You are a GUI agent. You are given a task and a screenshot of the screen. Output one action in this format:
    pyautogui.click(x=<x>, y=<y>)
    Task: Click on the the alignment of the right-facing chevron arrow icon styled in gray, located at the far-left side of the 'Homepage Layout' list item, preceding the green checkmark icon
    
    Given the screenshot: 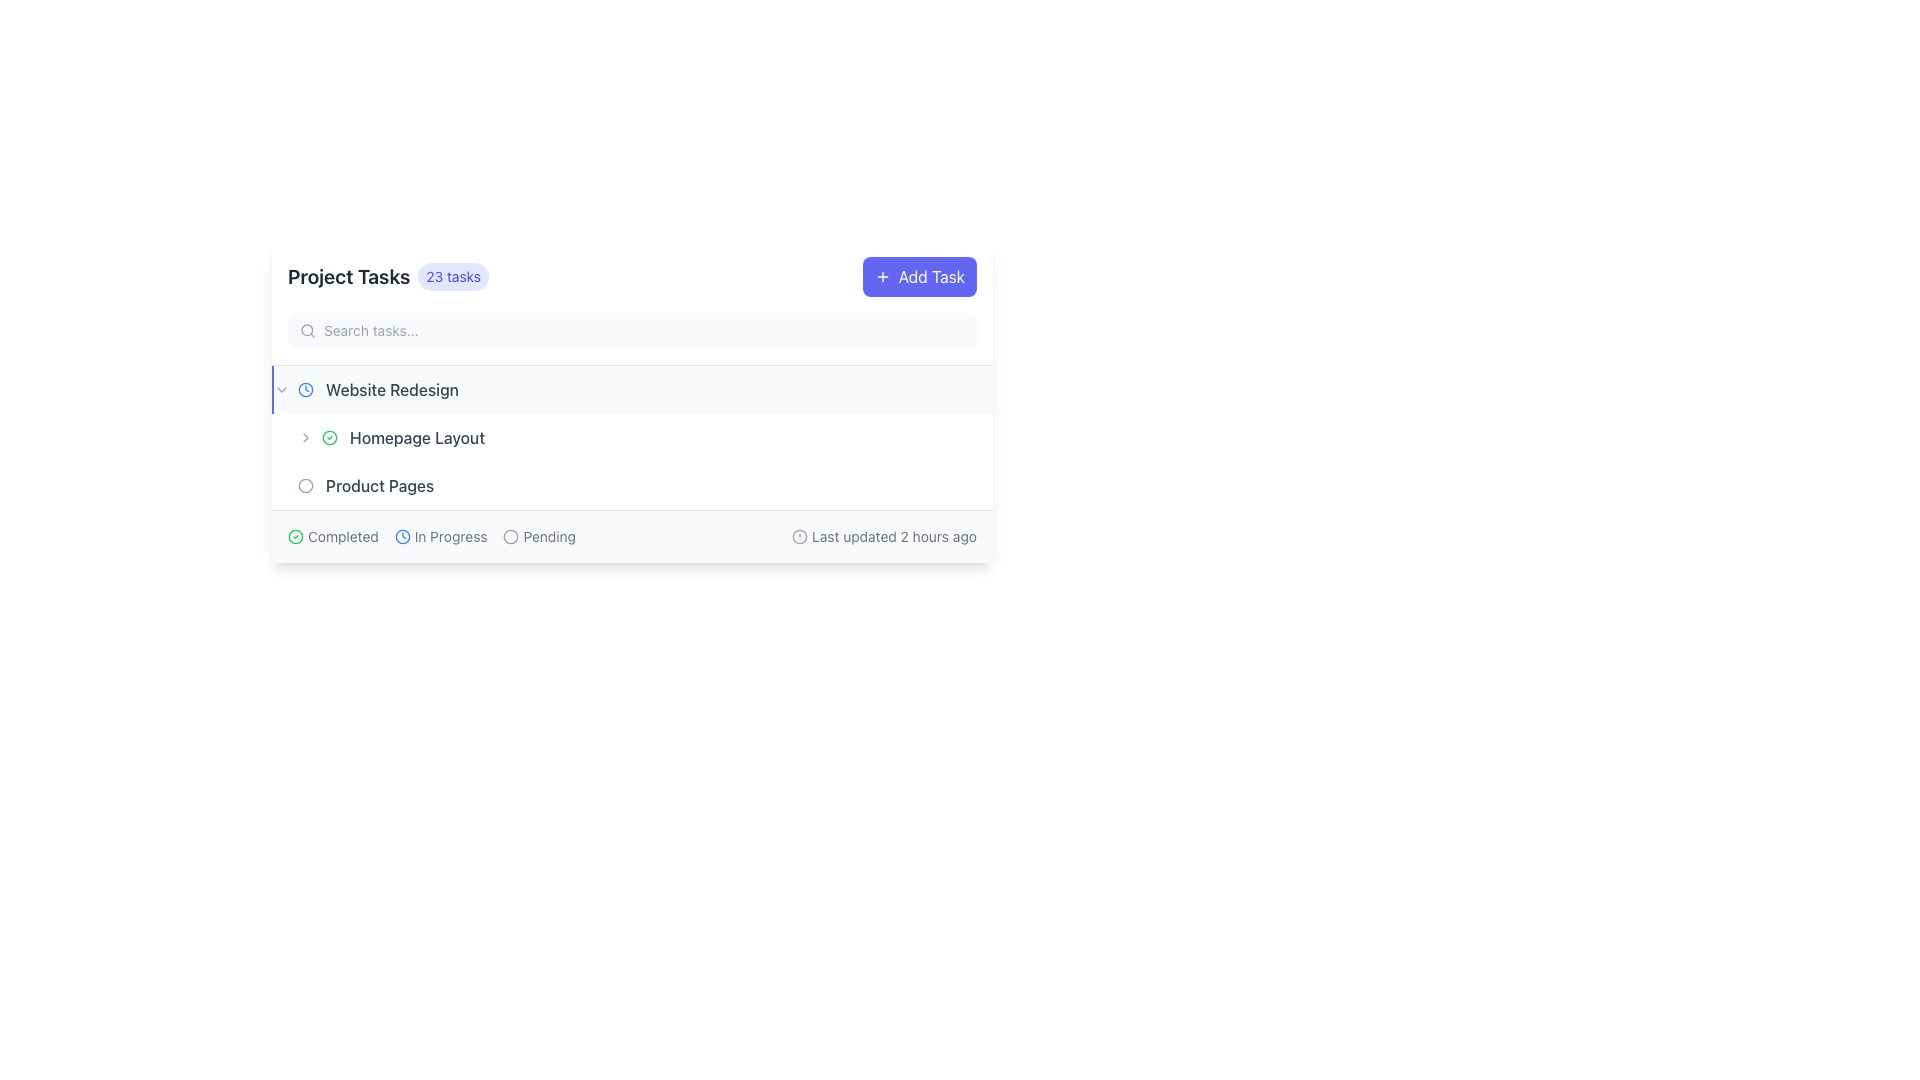 What is the action you would take?
    pyautogui.click(x=305, y=437)
    